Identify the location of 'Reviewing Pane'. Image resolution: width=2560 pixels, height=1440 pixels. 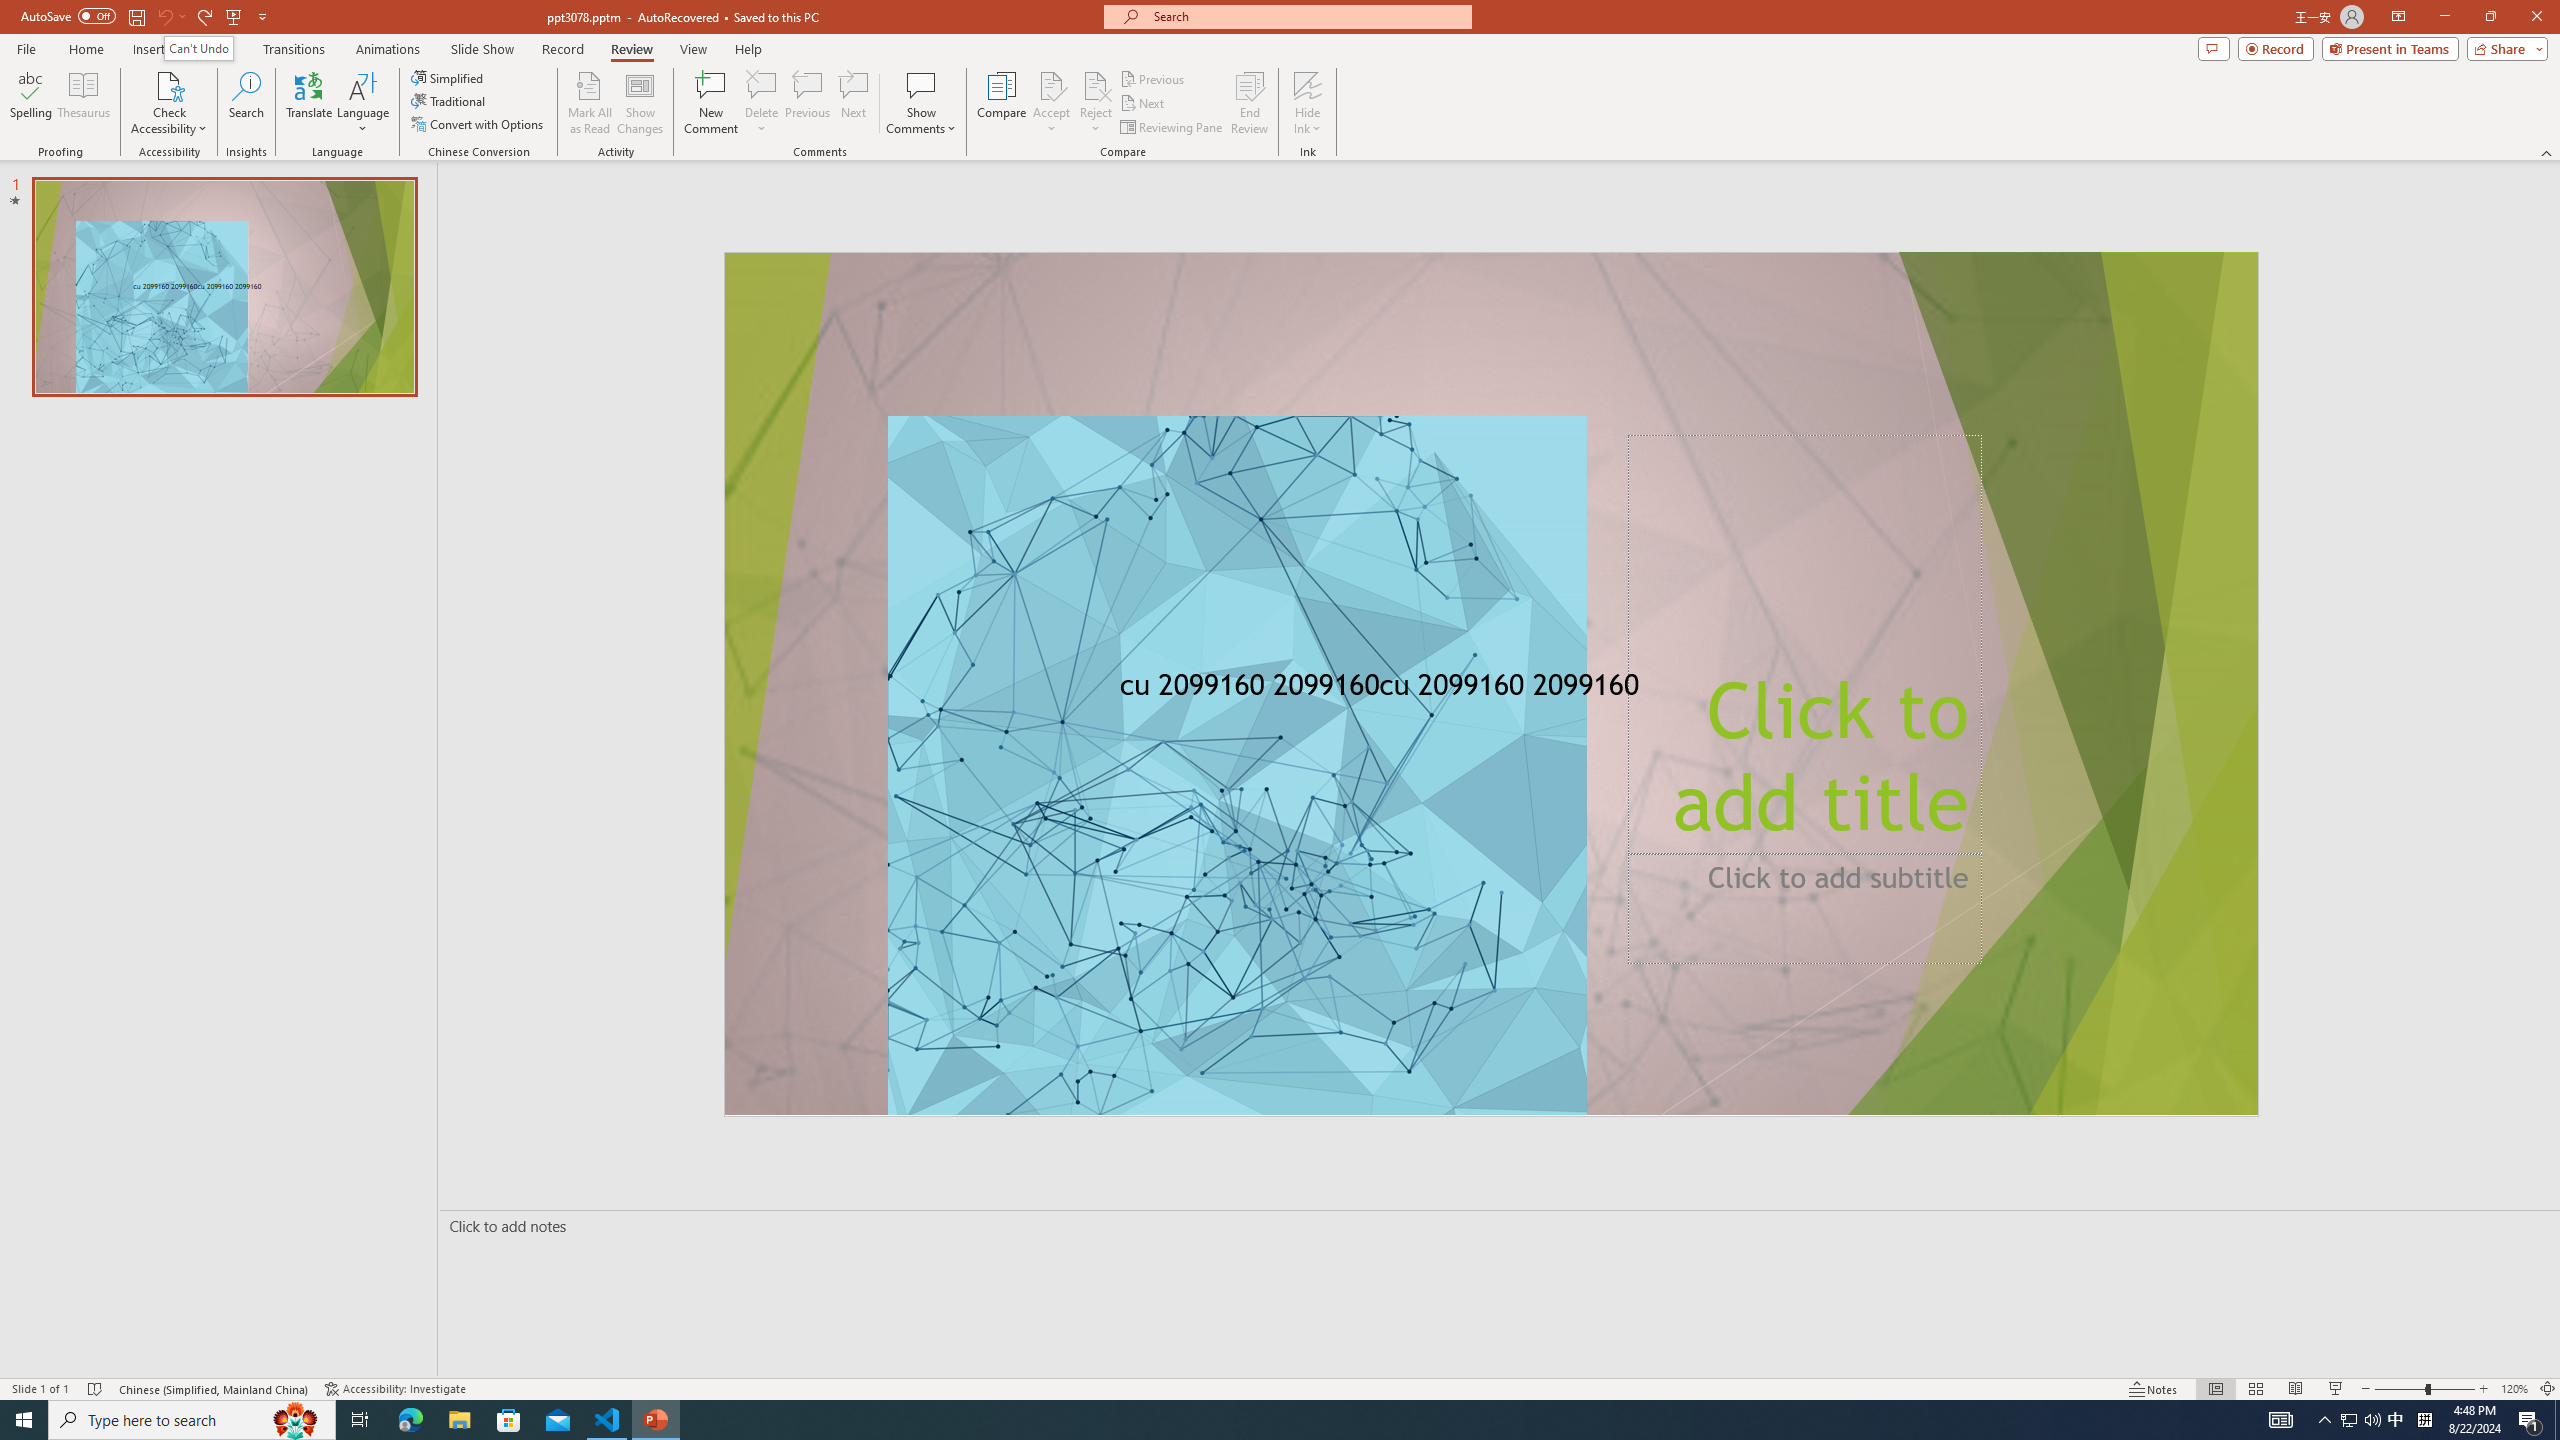
(1171, 127).